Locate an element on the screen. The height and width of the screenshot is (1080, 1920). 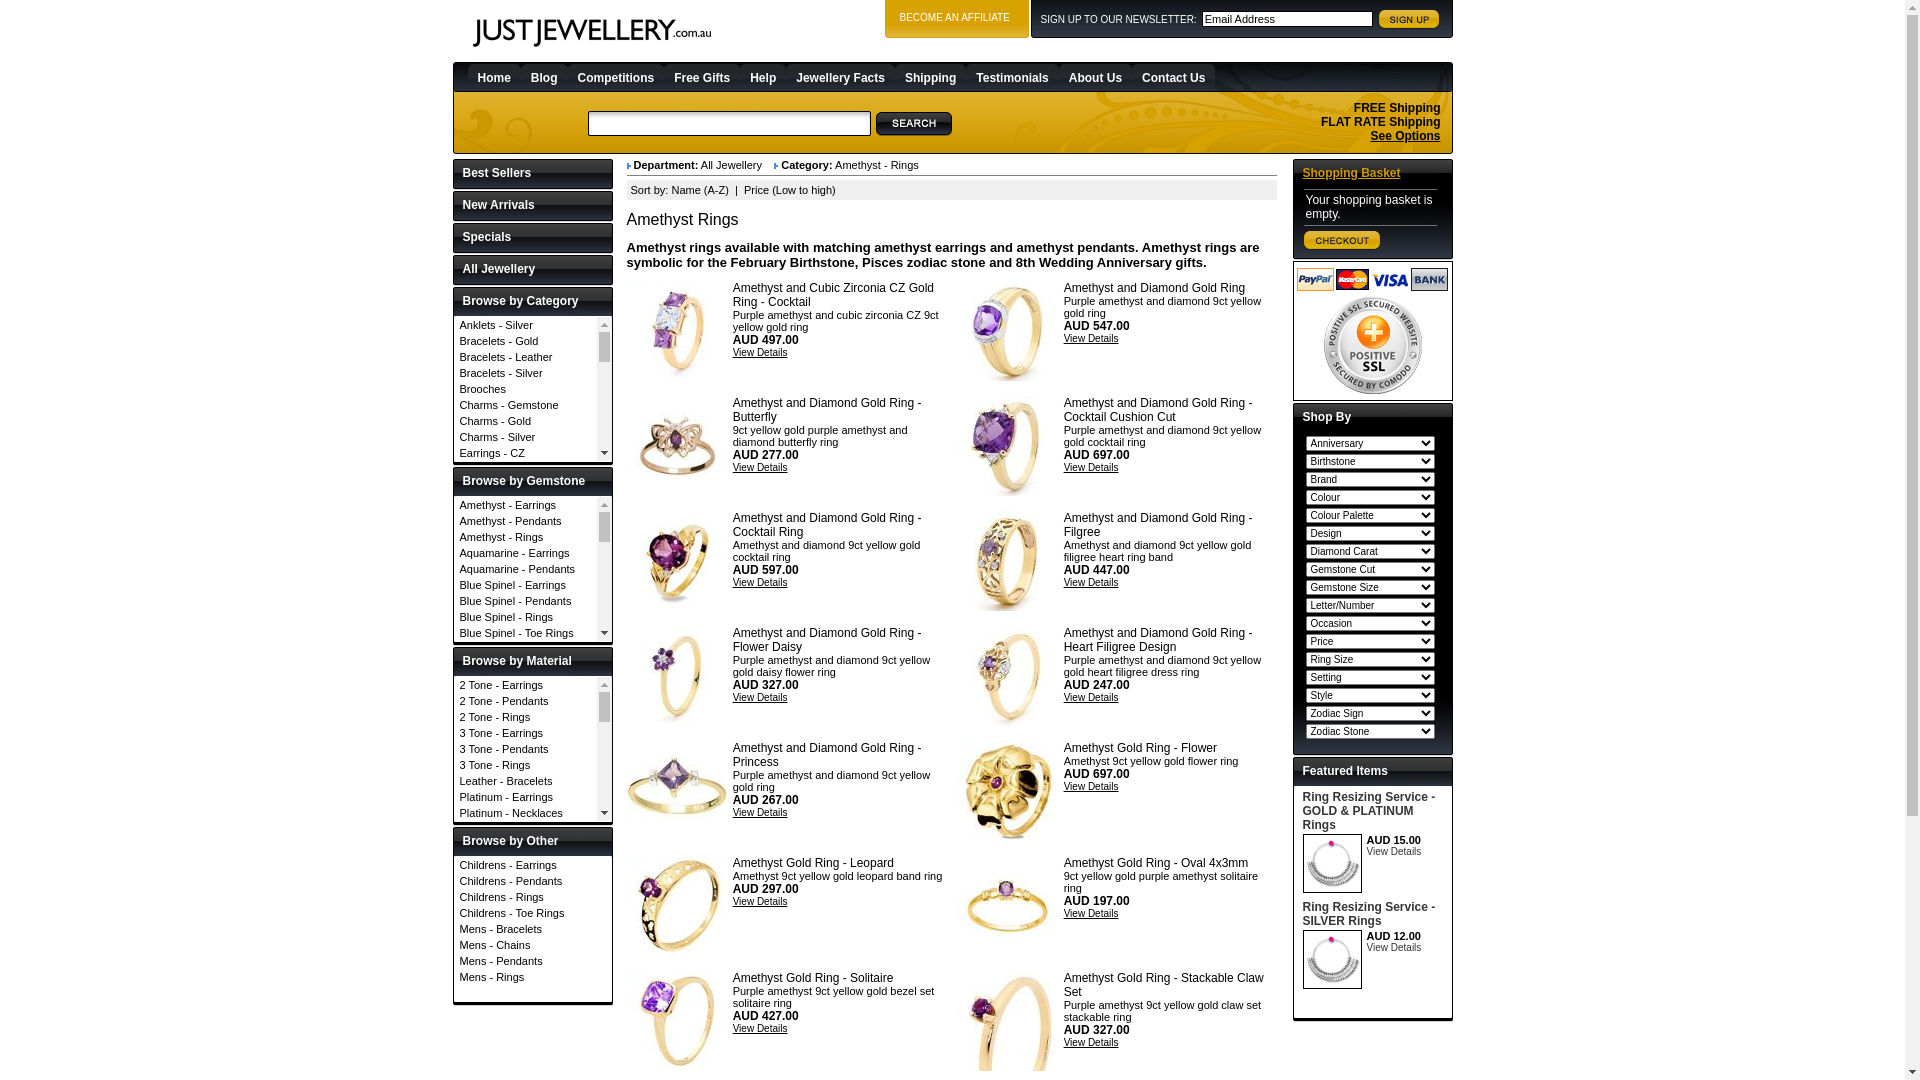
'Just Jewellery' is located at coordinates (590, 33).